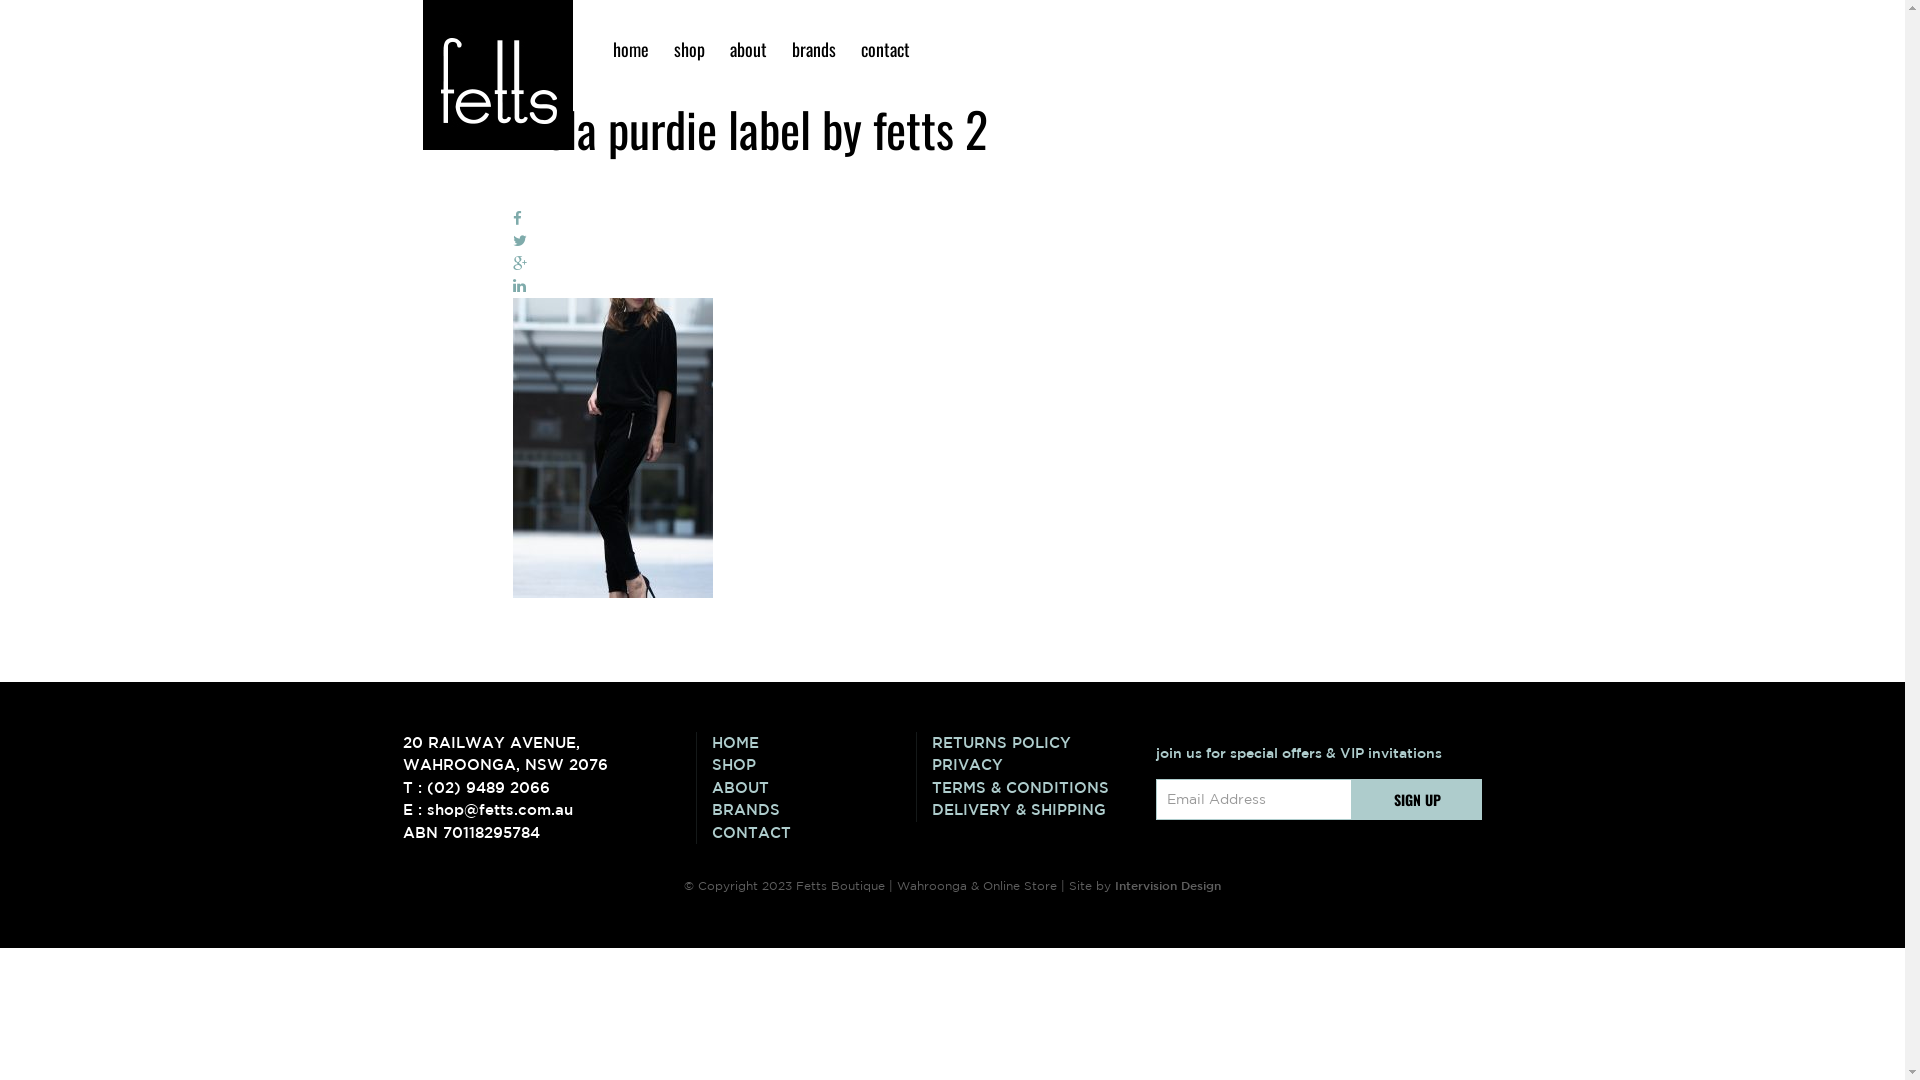  I want to click on 'ABOUT', so click(814, 787).